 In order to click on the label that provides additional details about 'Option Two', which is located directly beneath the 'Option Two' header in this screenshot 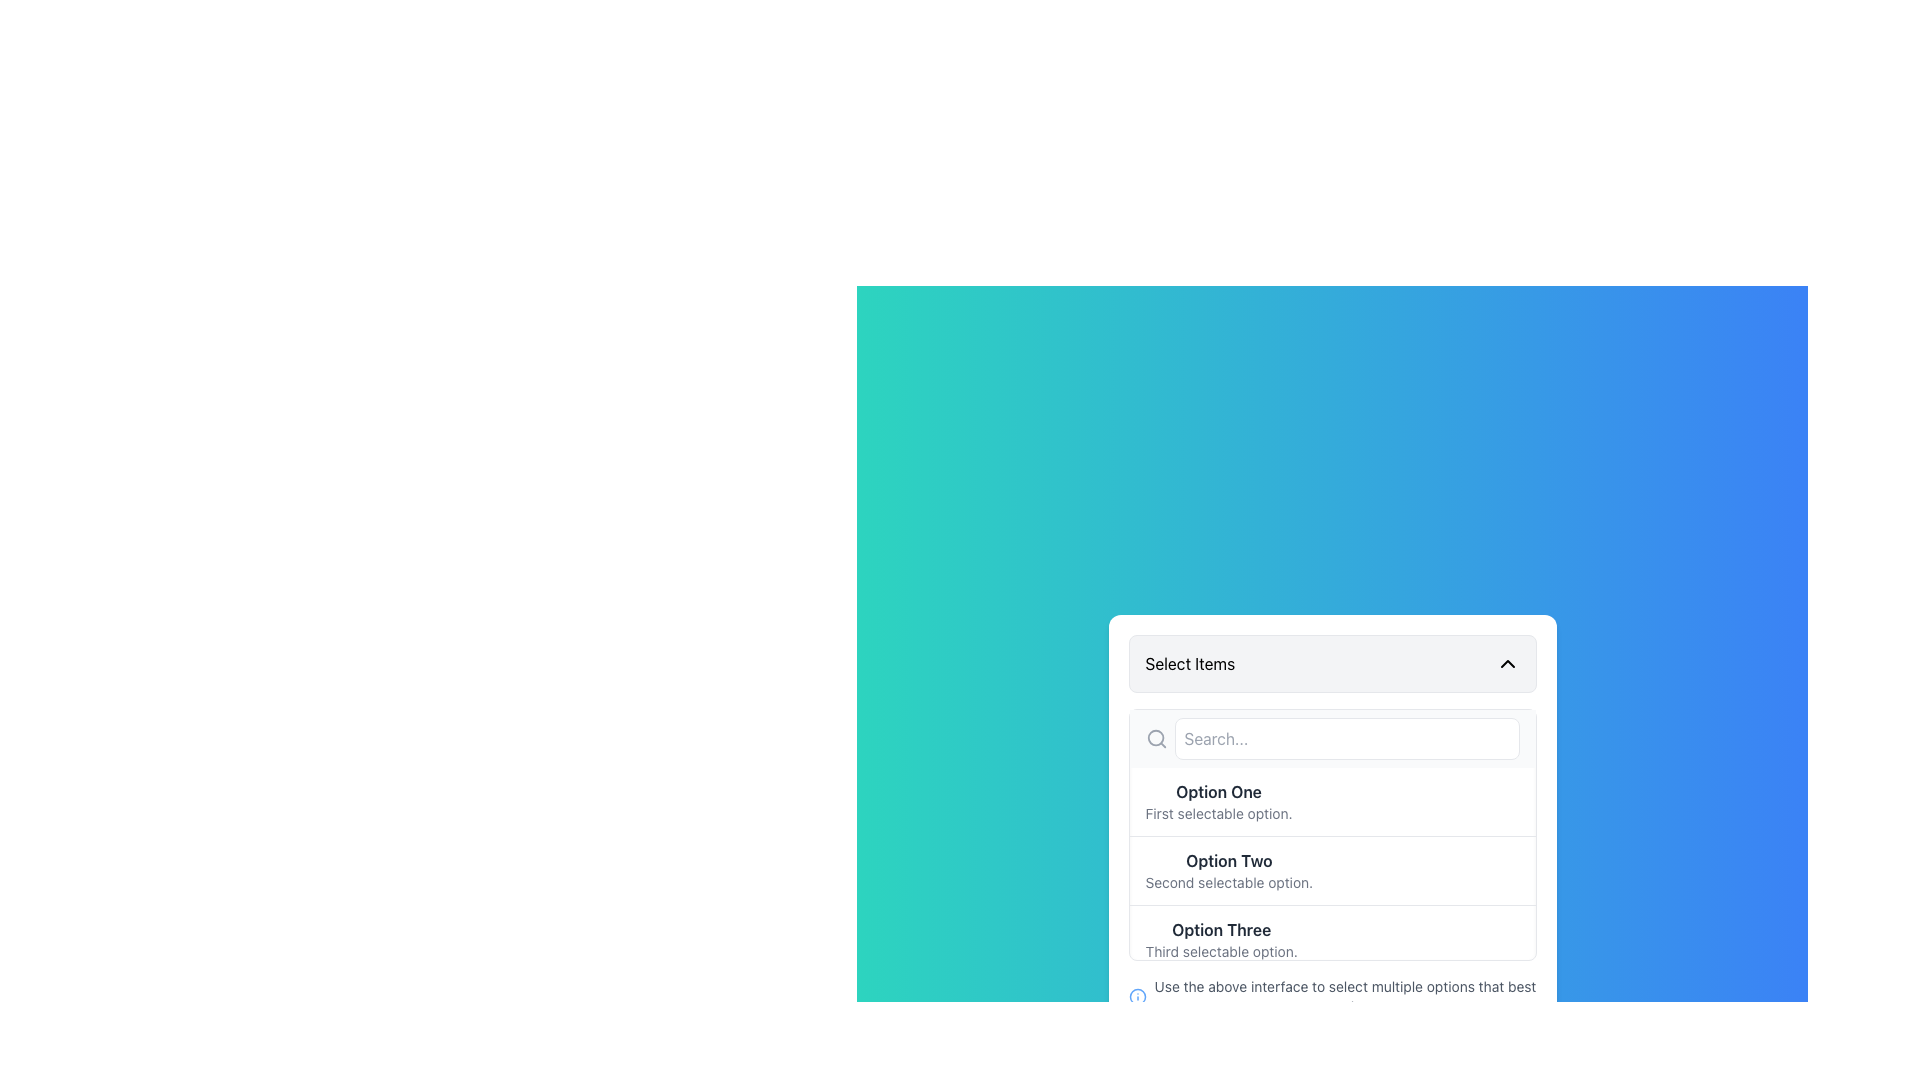, I will do `click(1228, 882)`.